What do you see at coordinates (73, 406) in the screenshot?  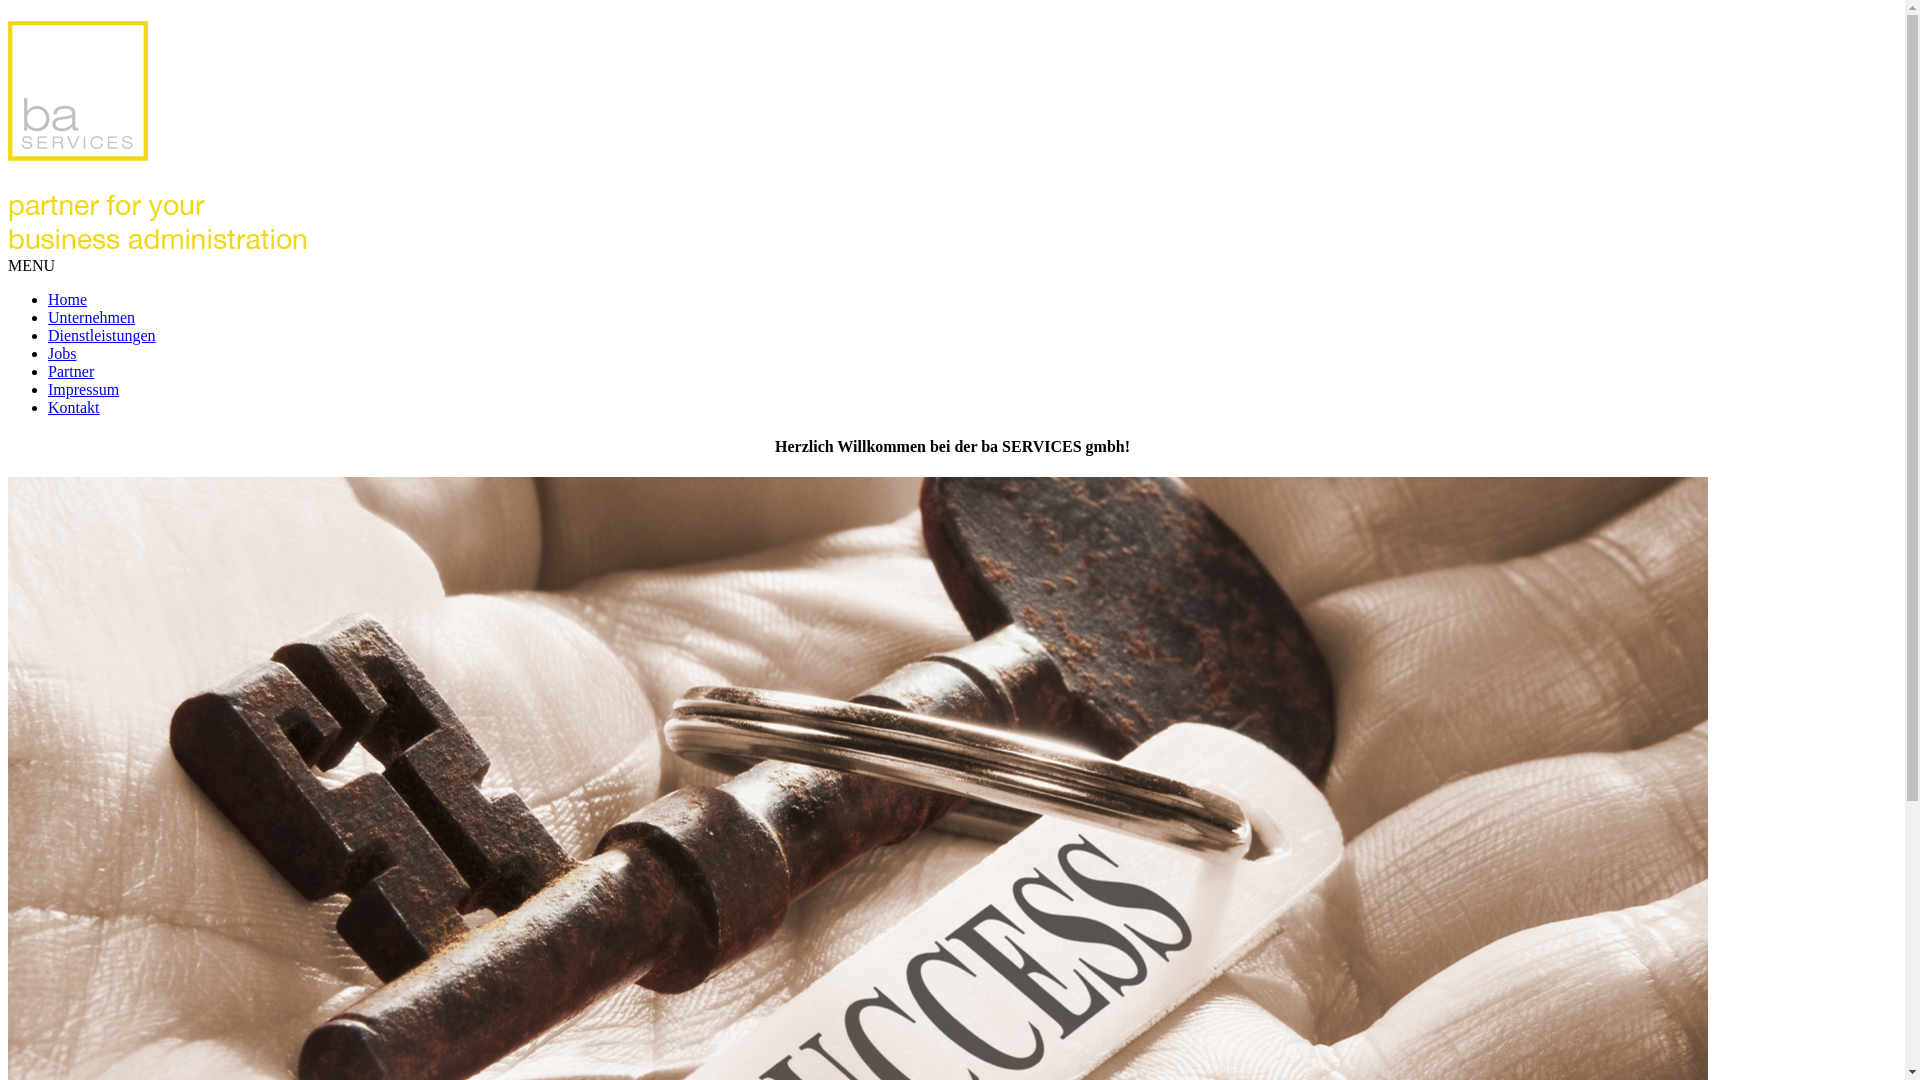 I see `'Kontakt'` at bounding box center [73, 406].